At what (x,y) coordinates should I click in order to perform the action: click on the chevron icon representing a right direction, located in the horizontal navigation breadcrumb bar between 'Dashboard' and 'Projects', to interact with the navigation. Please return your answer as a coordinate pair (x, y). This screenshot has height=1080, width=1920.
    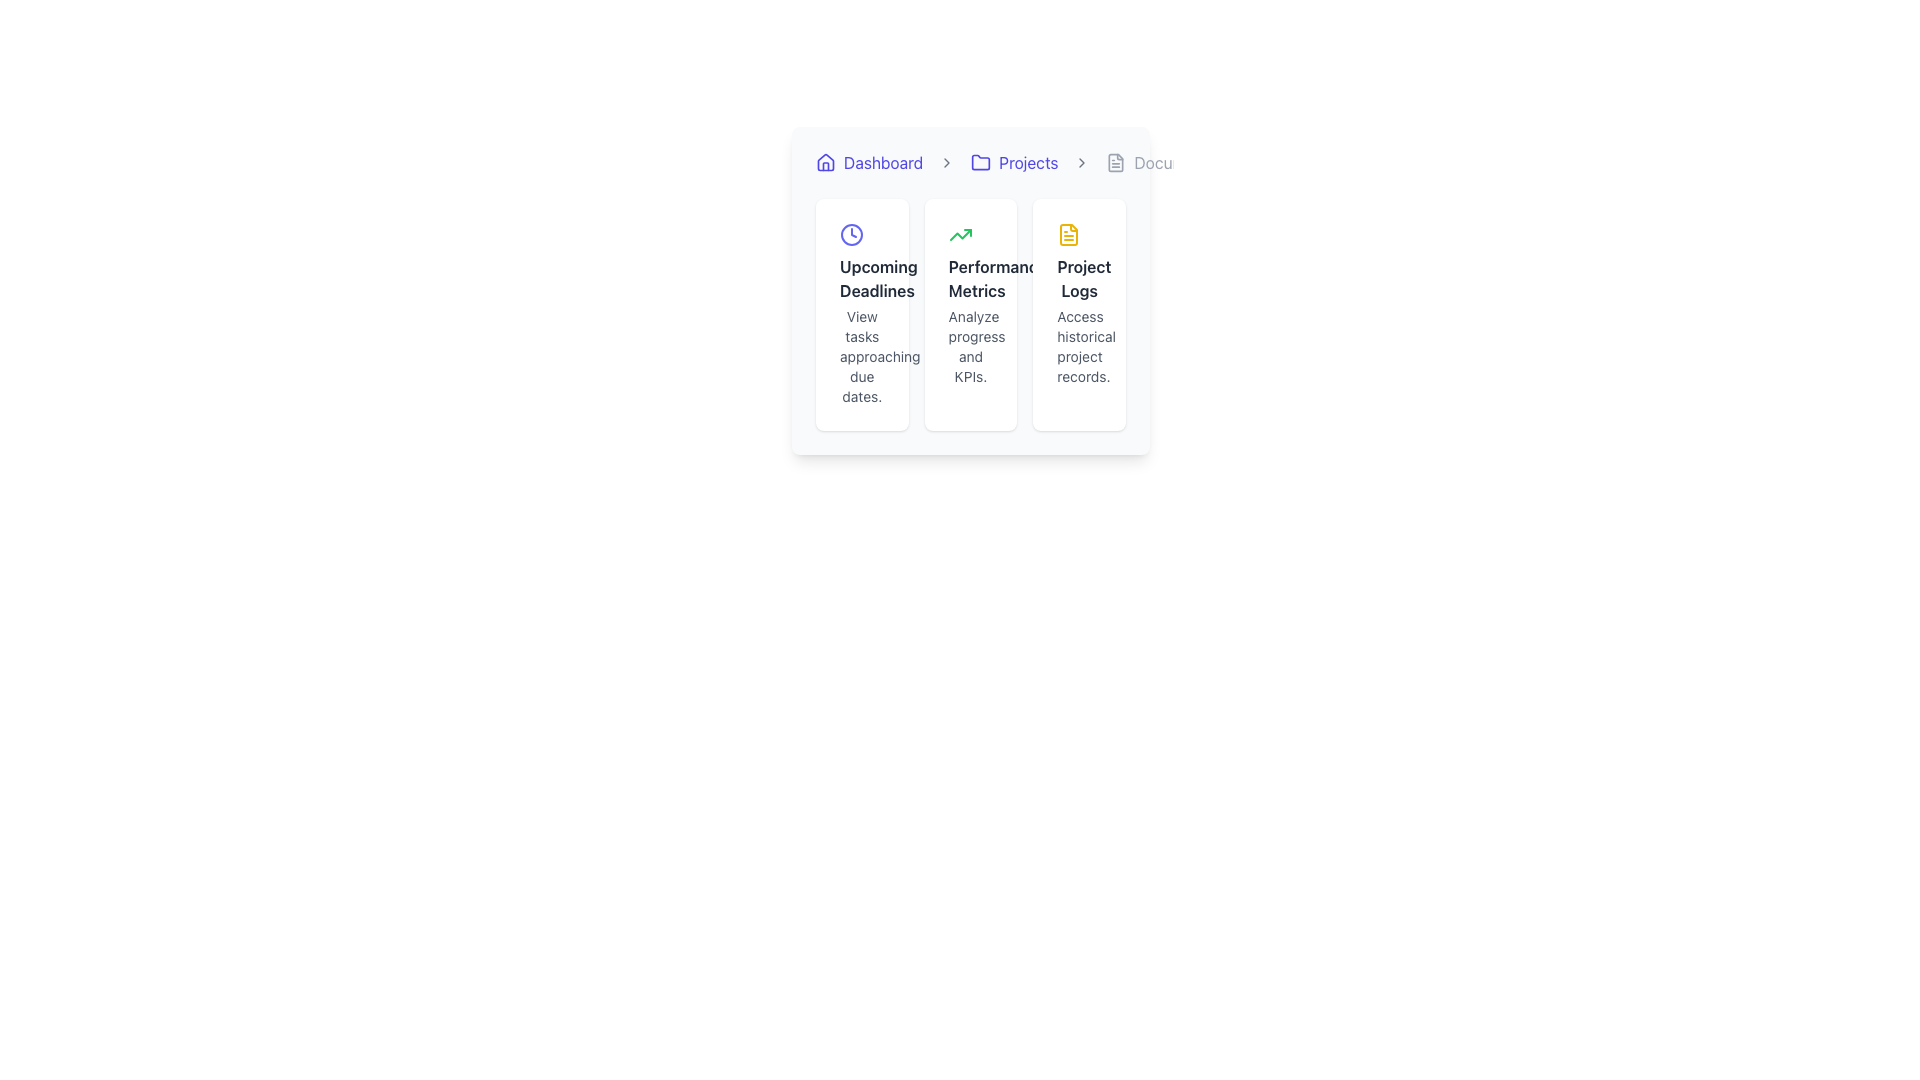
    Looking at the image, I should click on (945, 161).